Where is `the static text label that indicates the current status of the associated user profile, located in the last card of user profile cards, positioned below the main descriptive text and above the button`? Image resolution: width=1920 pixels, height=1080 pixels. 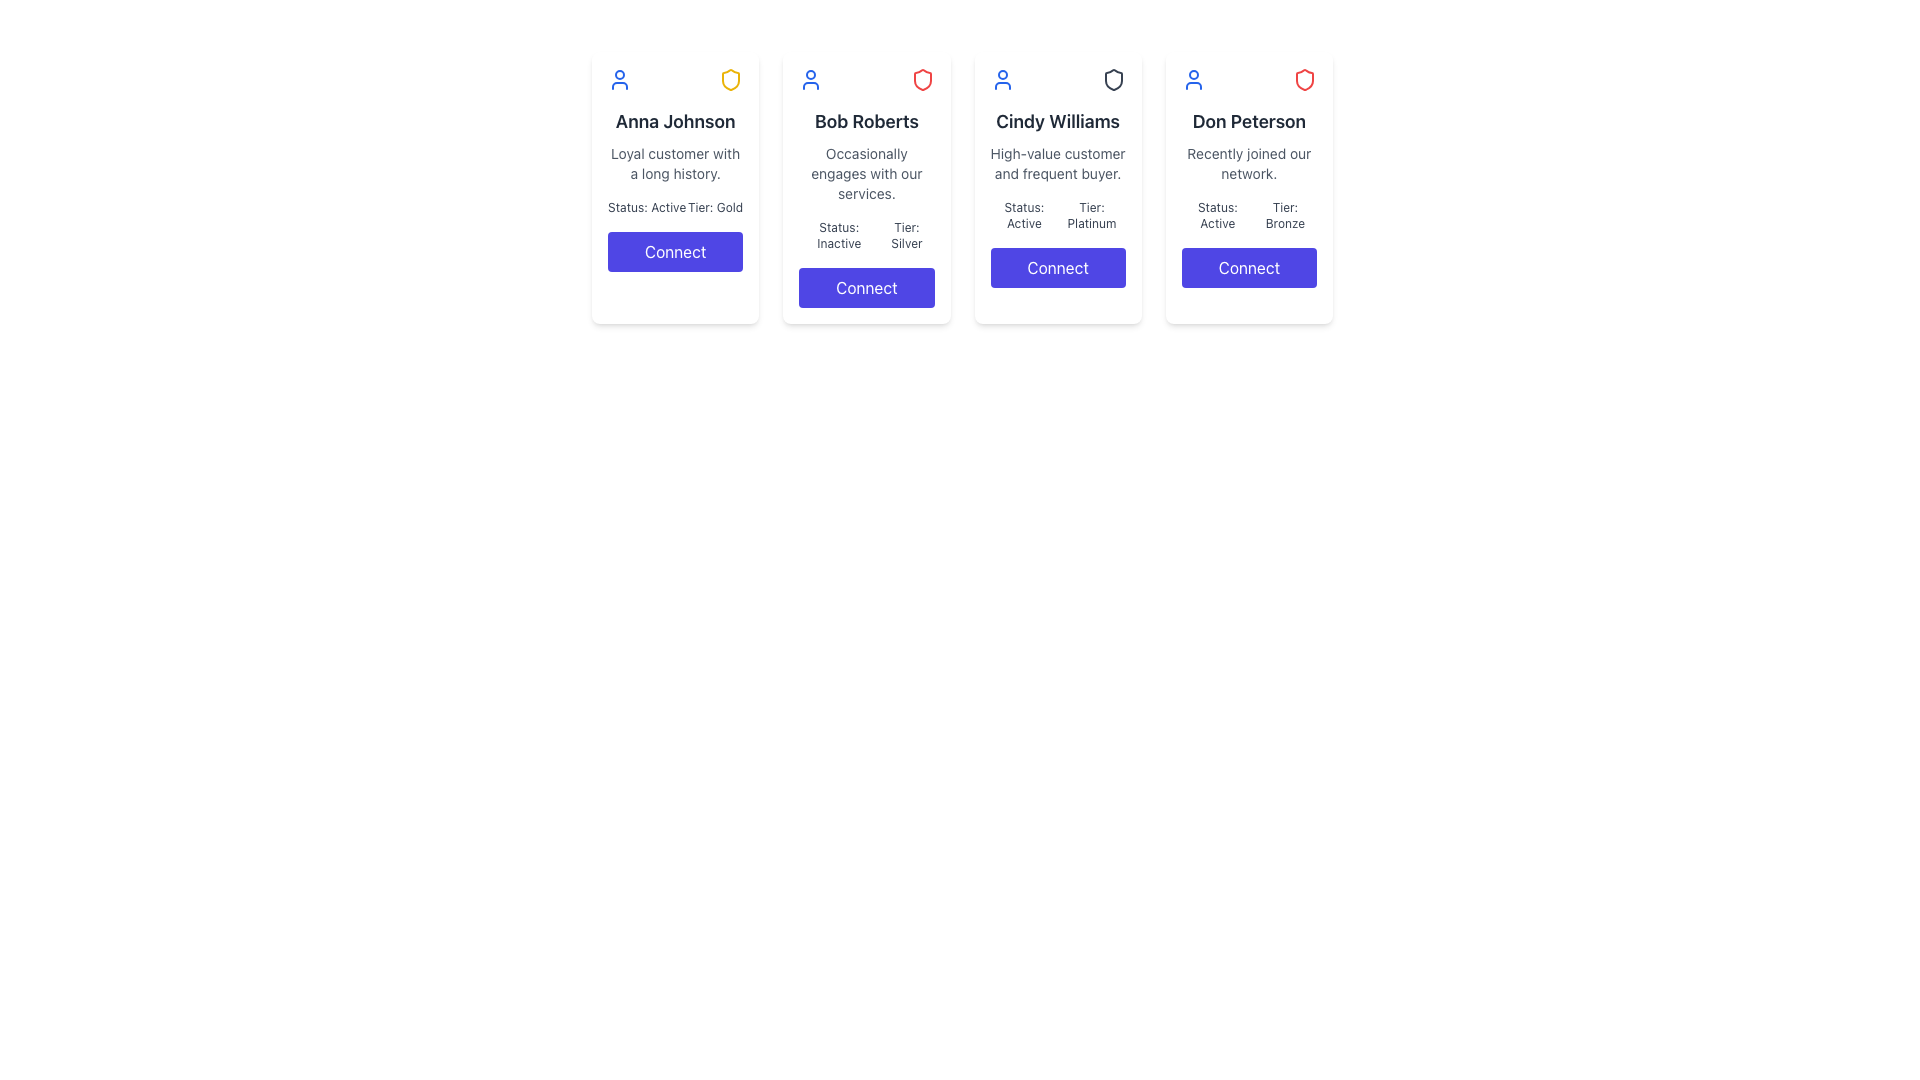
the static text label that indicates the current status of the associated user profile, located in the last card of user profile cards, positioned below the main descriptive text and above the button is located at coordinates (1216, 216).